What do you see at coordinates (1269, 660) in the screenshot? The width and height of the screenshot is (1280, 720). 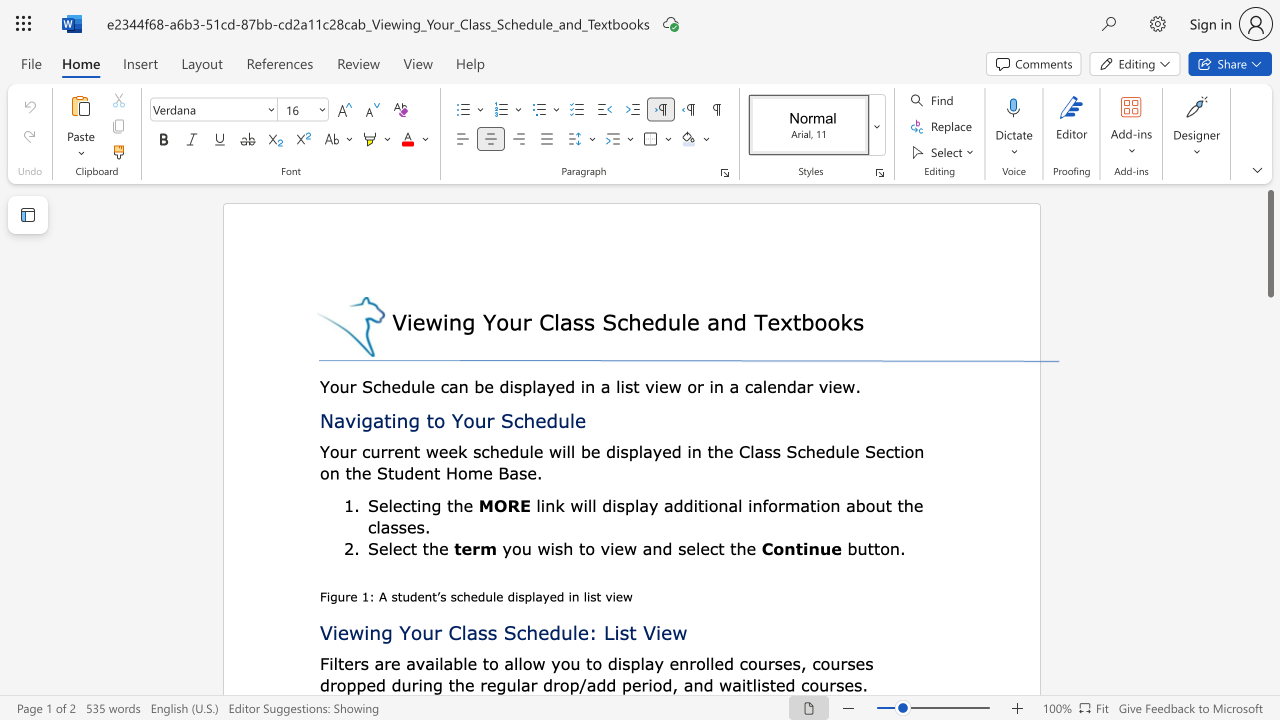 I see `the right-hand scrollbar to descend the page` at bounding box center [1269, 660].